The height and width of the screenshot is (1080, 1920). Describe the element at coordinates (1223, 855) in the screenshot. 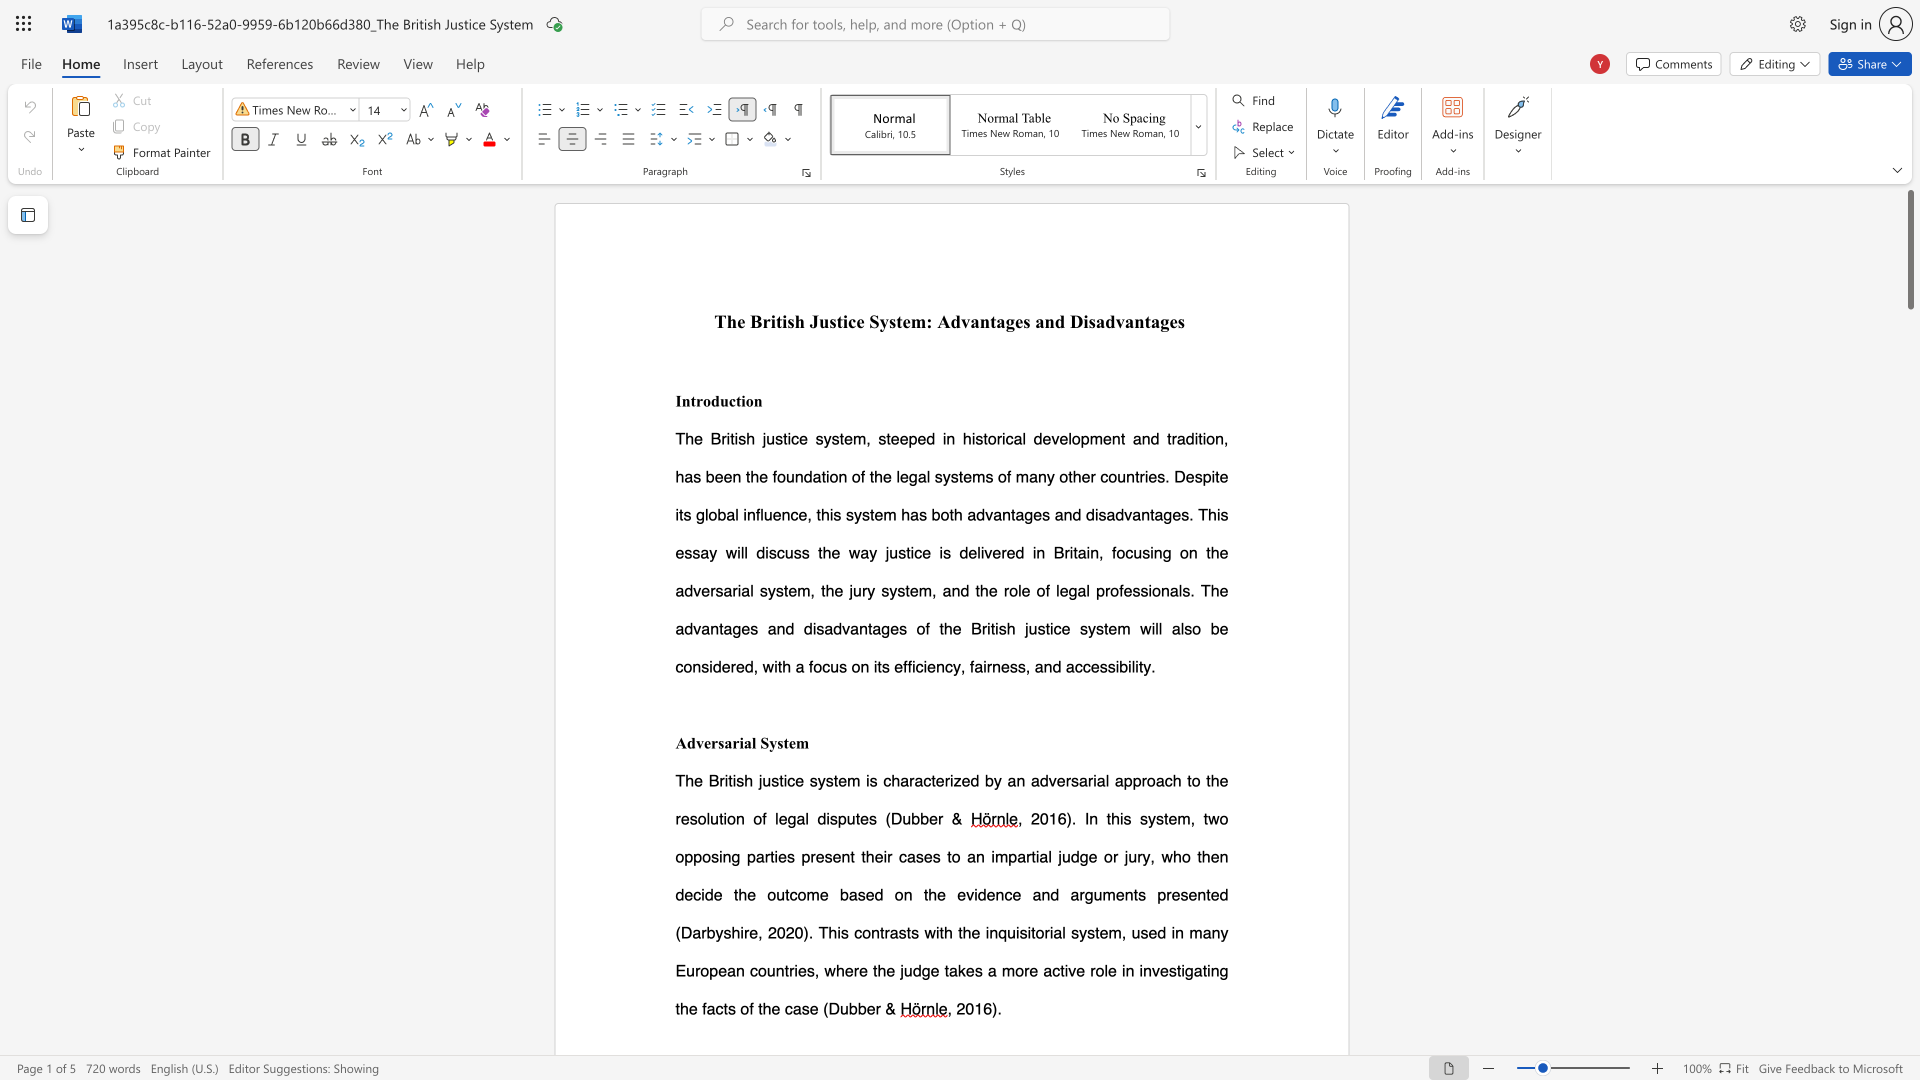

I see `the 5th character "n" in the text` at that location.